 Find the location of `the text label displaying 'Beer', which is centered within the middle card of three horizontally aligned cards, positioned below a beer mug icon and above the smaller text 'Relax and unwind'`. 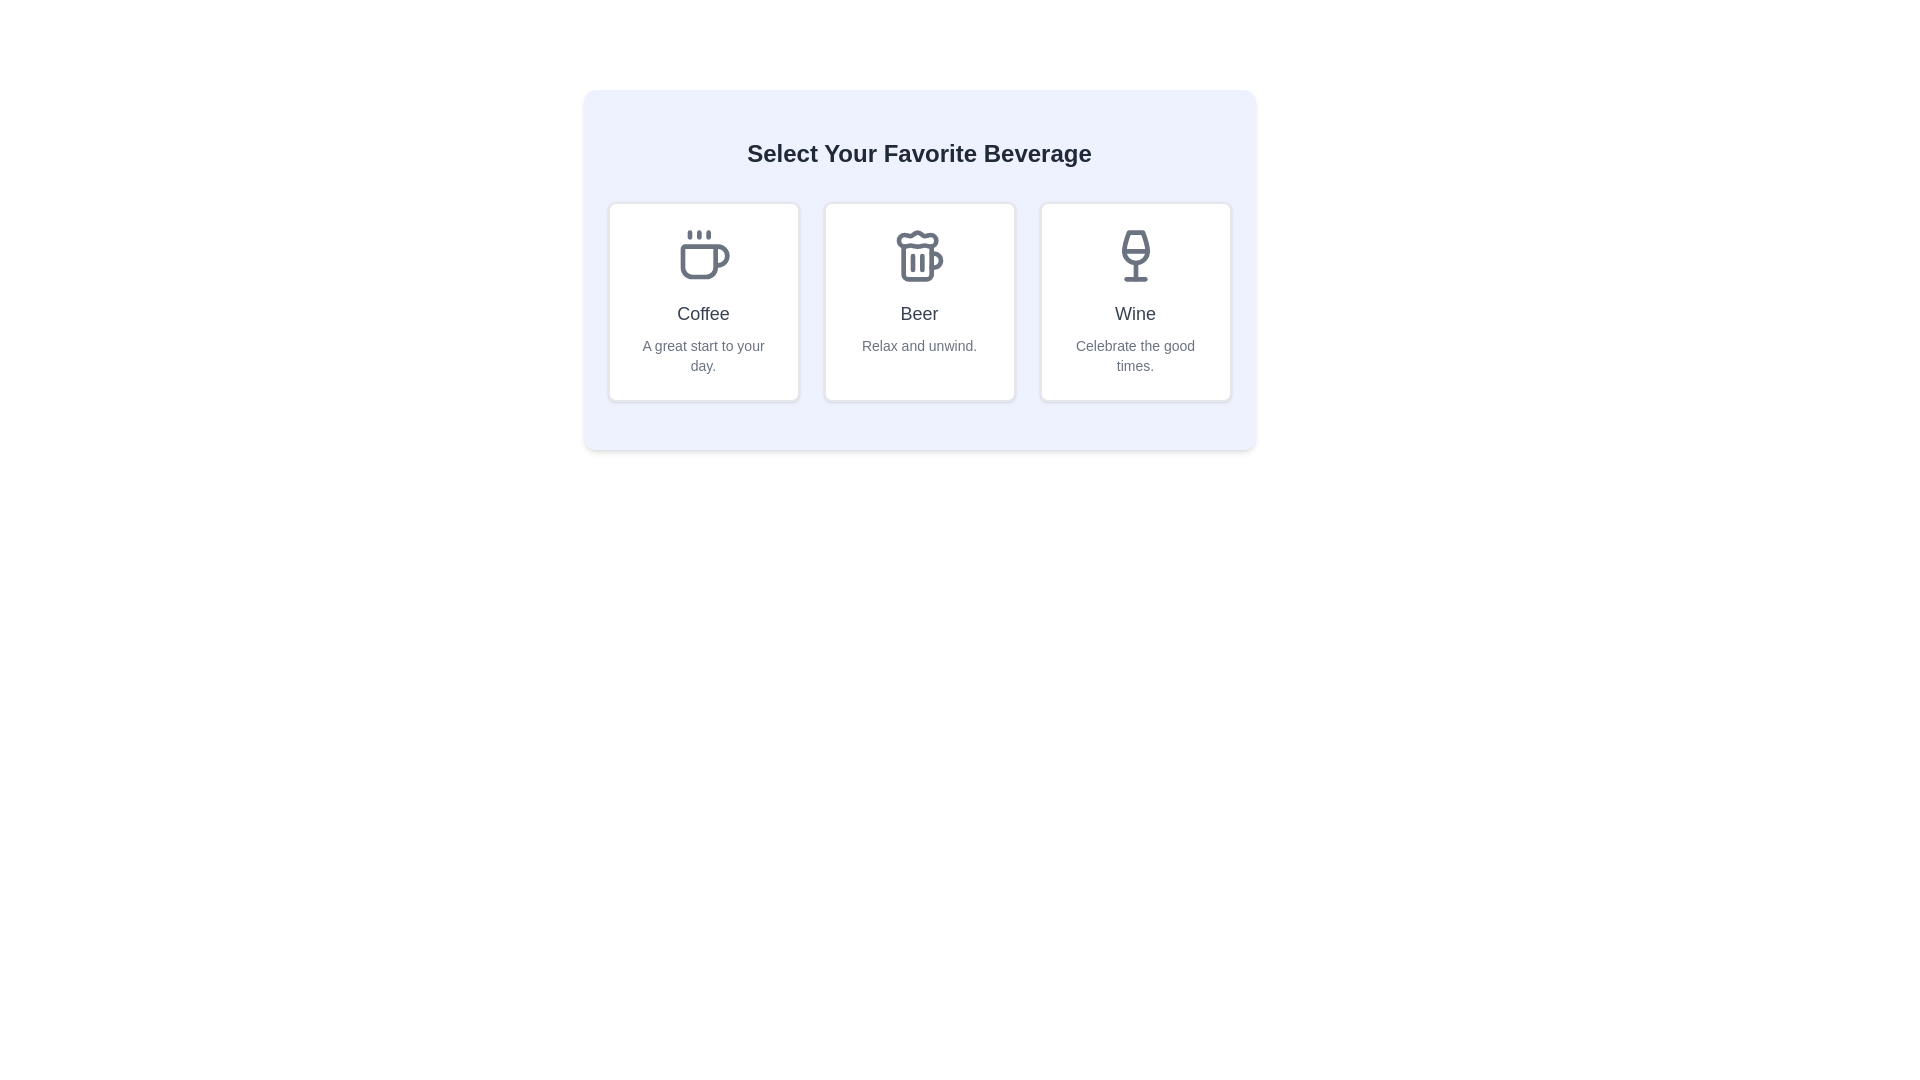

the text label displaying 'Beer', which is centered within the middle card of three horizontally aligned cards, positioned below a beer mug icon and above the smaller text 'Relax and unwind' is located at coordinates (918, 313).